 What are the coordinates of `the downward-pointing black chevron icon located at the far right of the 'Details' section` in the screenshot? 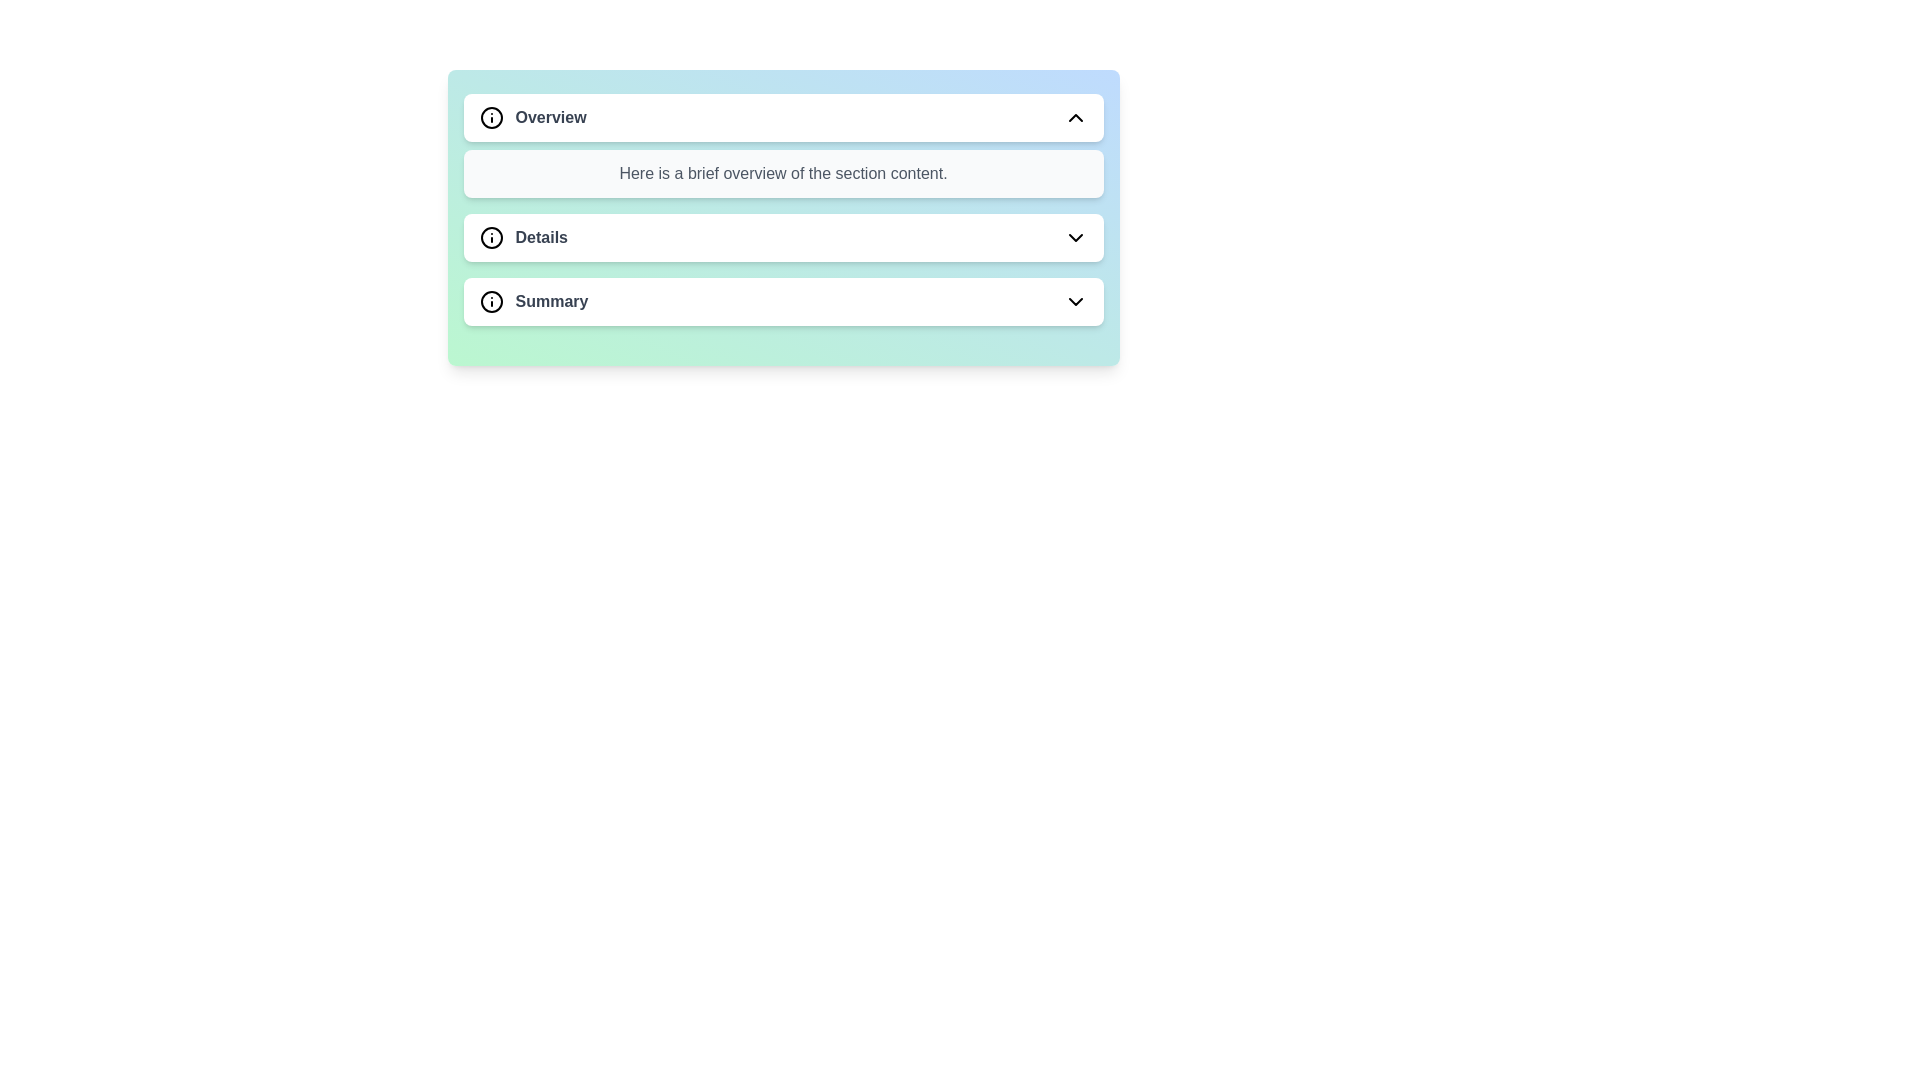 It's located at (1074, 237).